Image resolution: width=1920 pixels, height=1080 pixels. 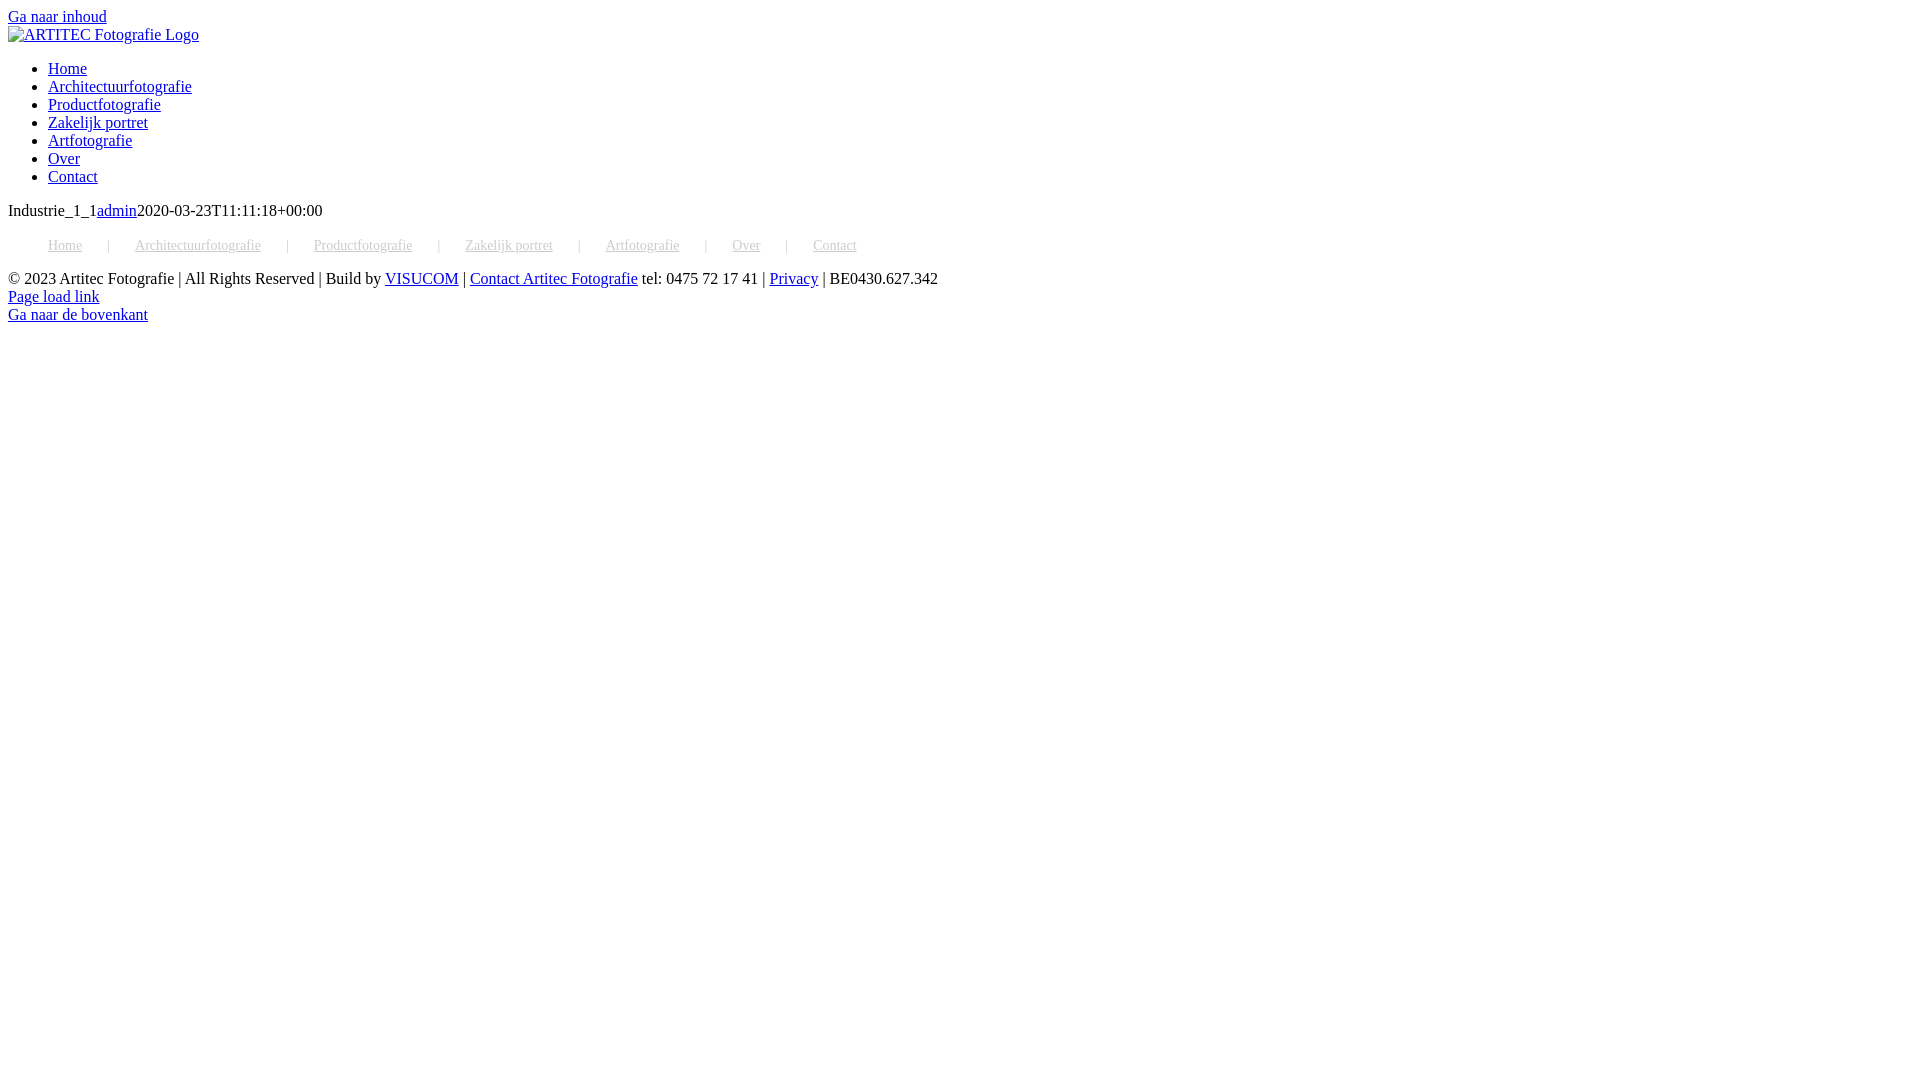 What do you see at coordinates (384, 278) in the screenshot?
I see `'VISUCOM'` at bounding box center [384, 278].